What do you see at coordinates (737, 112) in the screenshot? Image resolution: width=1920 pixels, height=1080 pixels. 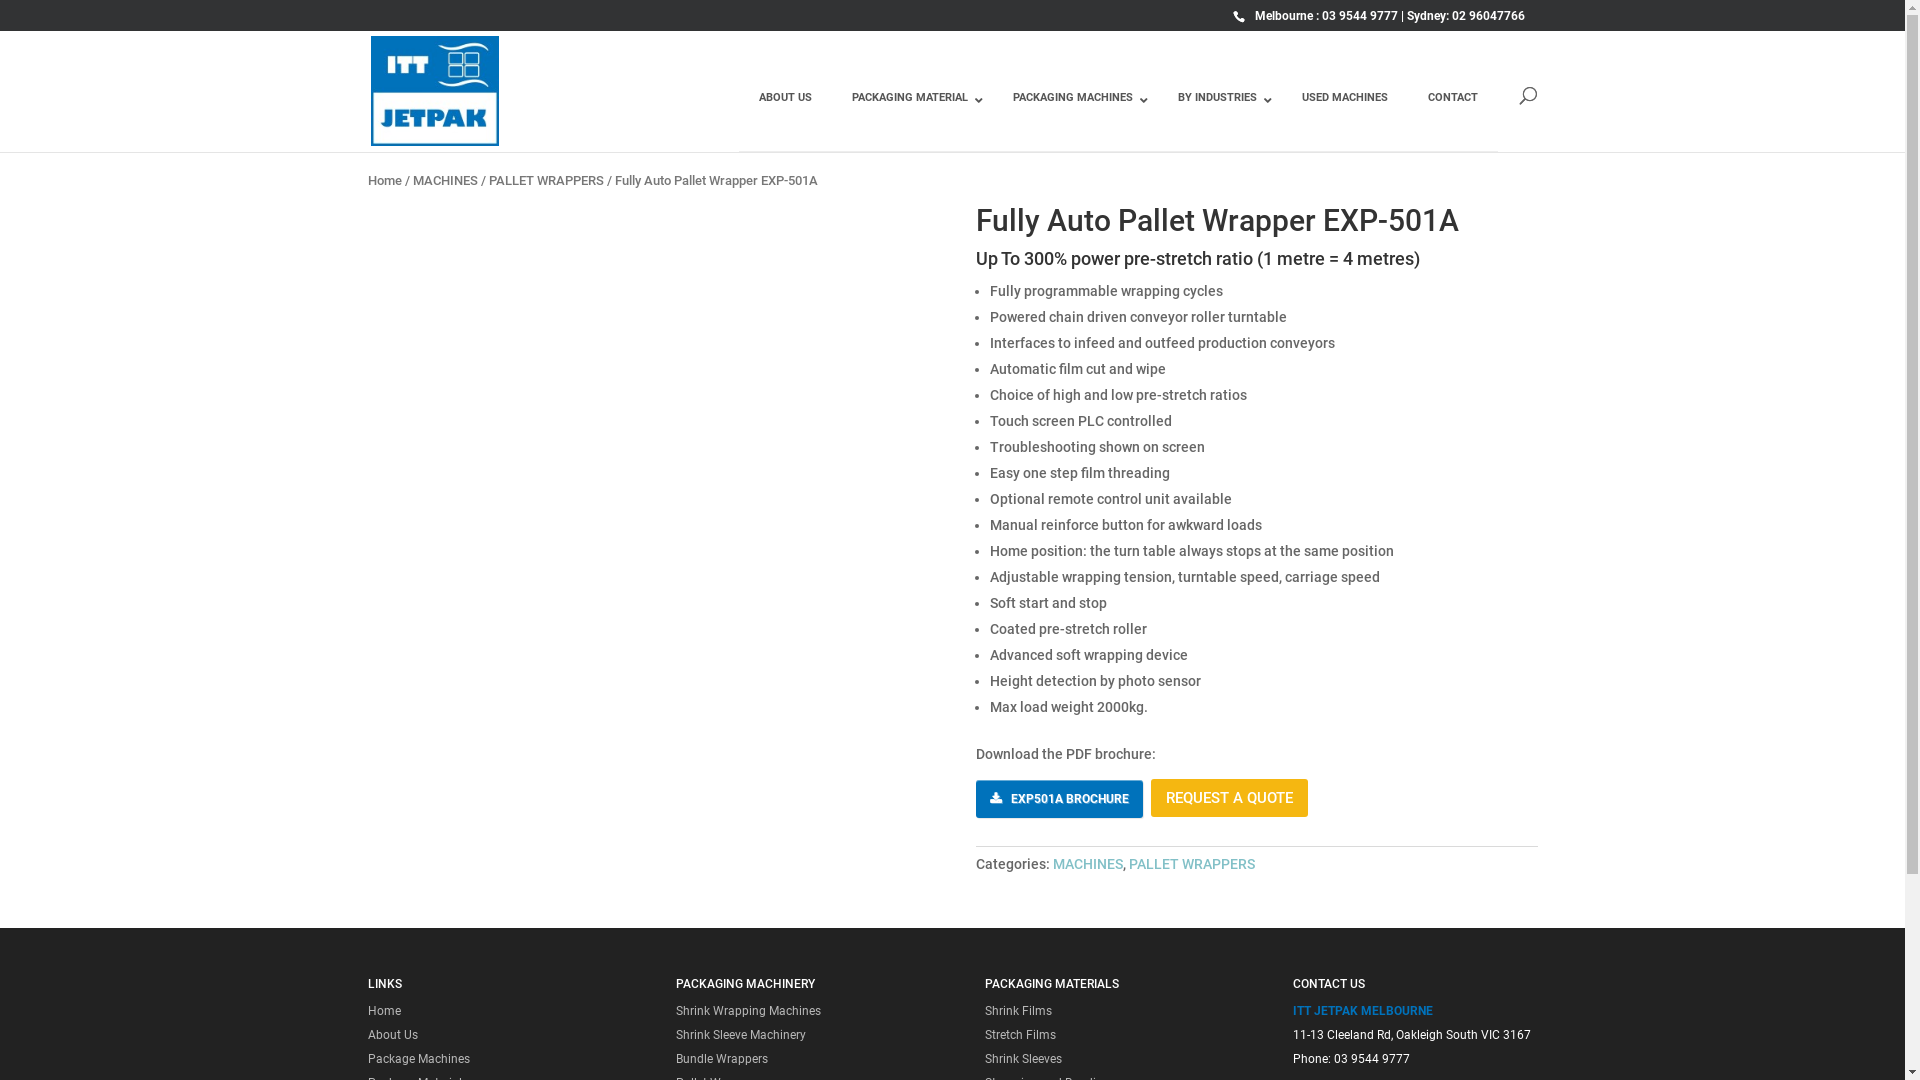 I see `'ABOUT US'` at bounding box center [737, 112].